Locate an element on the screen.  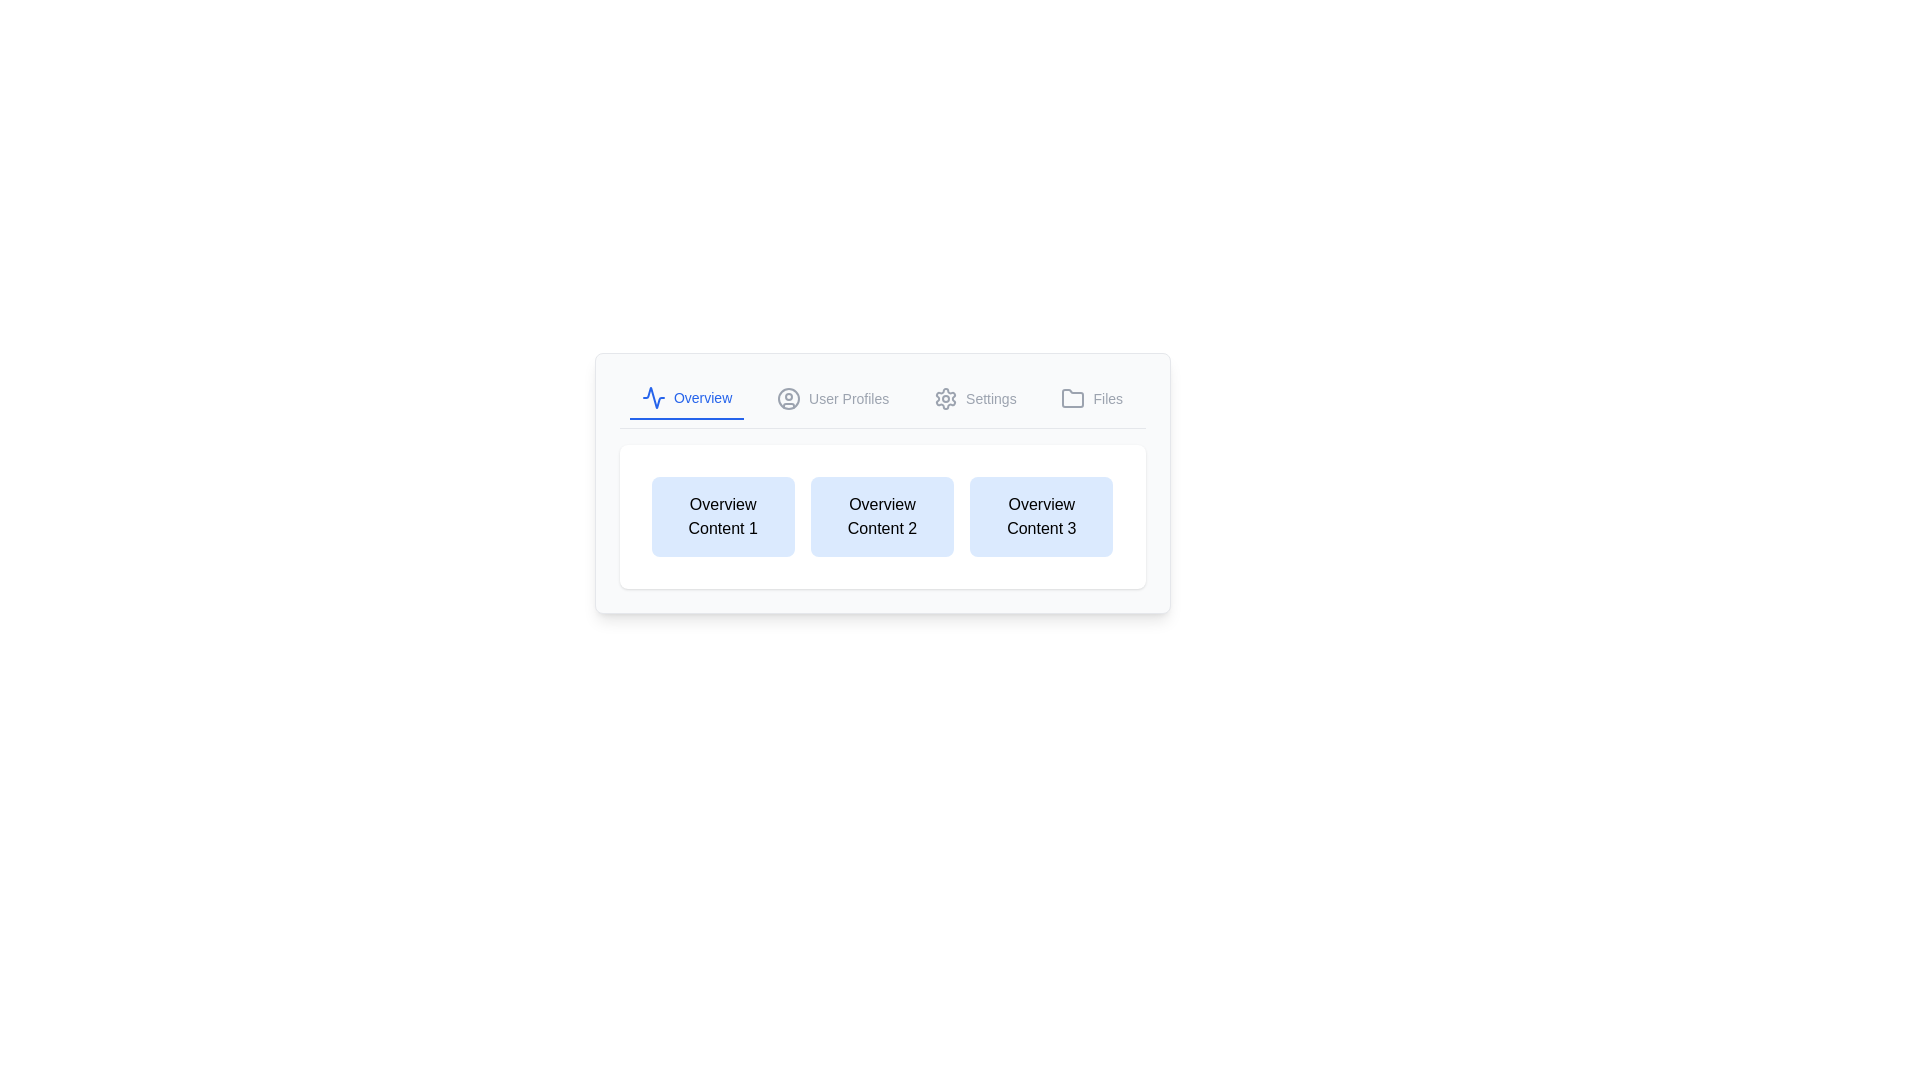
the gear-shaped settings icon located in the navigation bar, positioned between the user profiles icon and the 'Settings' text label is located at coordinates (944, 398).